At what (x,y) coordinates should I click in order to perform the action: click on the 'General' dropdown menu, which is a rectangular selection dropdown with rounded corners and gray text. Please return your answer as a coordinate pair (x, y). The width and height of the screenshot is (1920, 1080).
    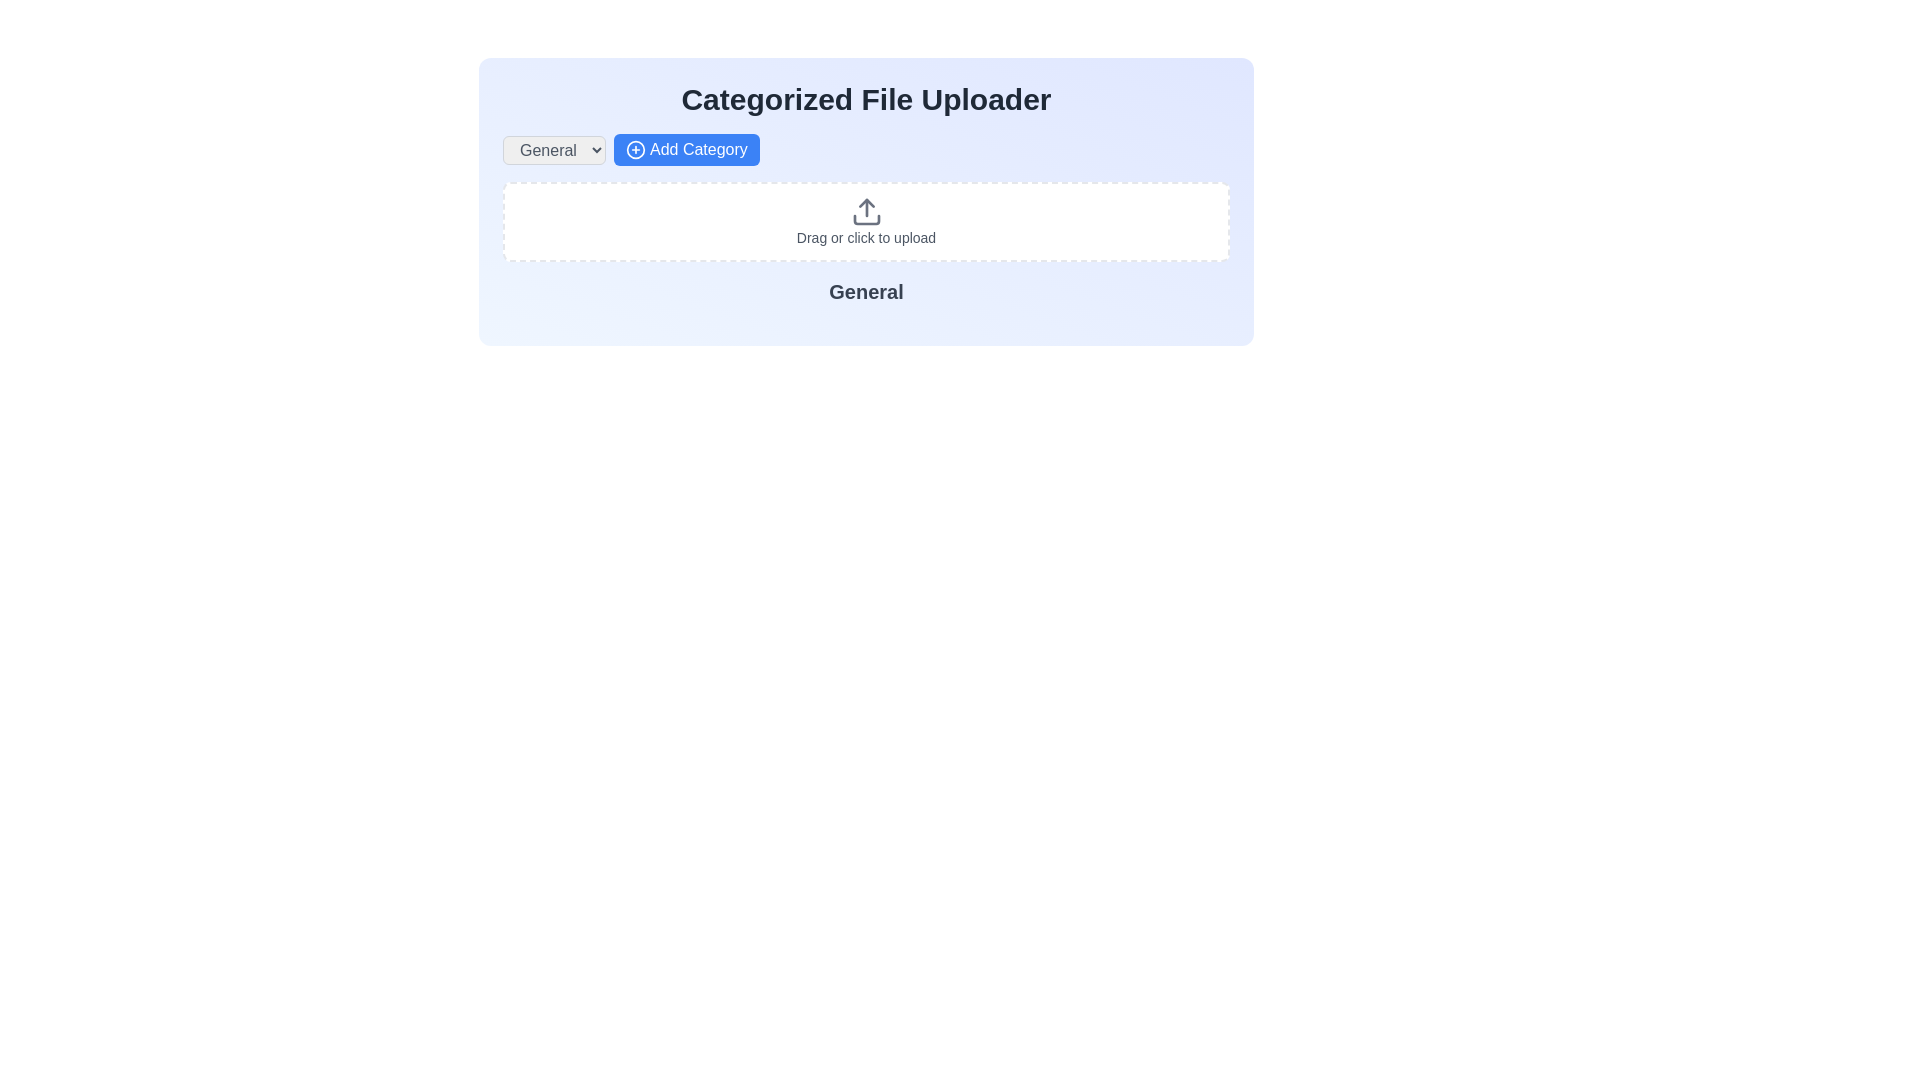
    Looking at the image, I should click on (554, 149).